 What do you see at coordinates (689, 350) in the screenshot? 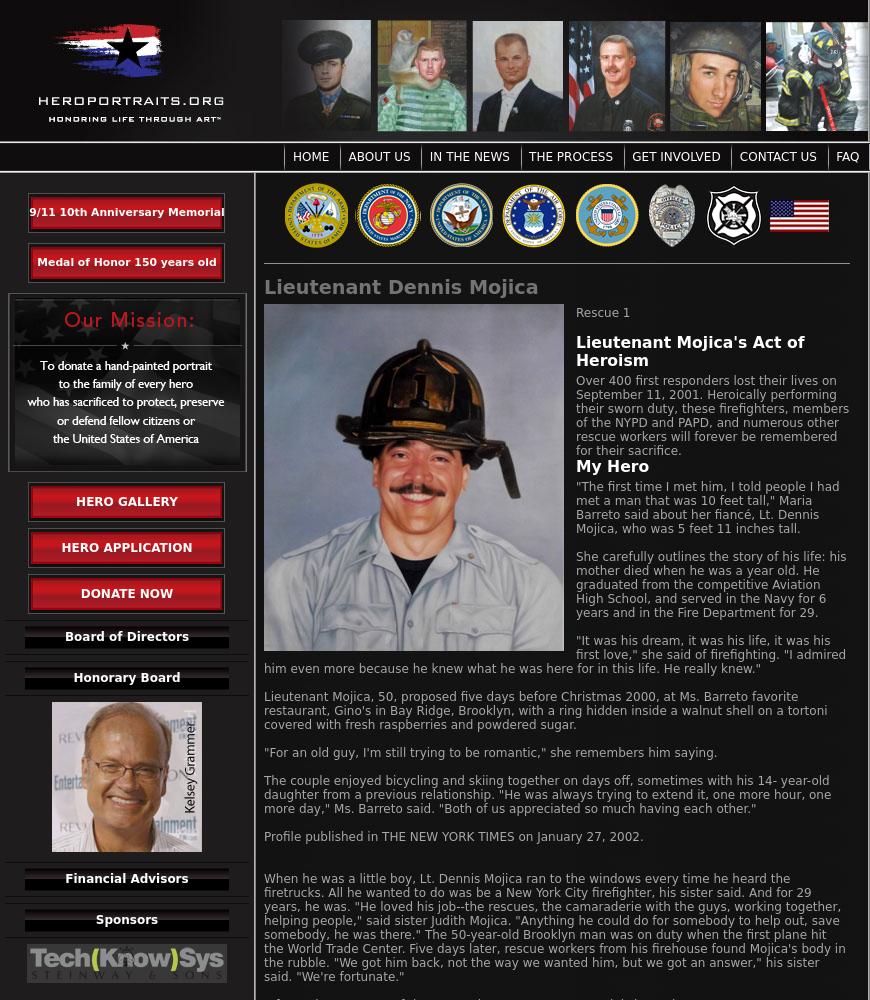
I see `'Lieutenant Mojica's Act of Heroism'` at bounding box center [689, 350].